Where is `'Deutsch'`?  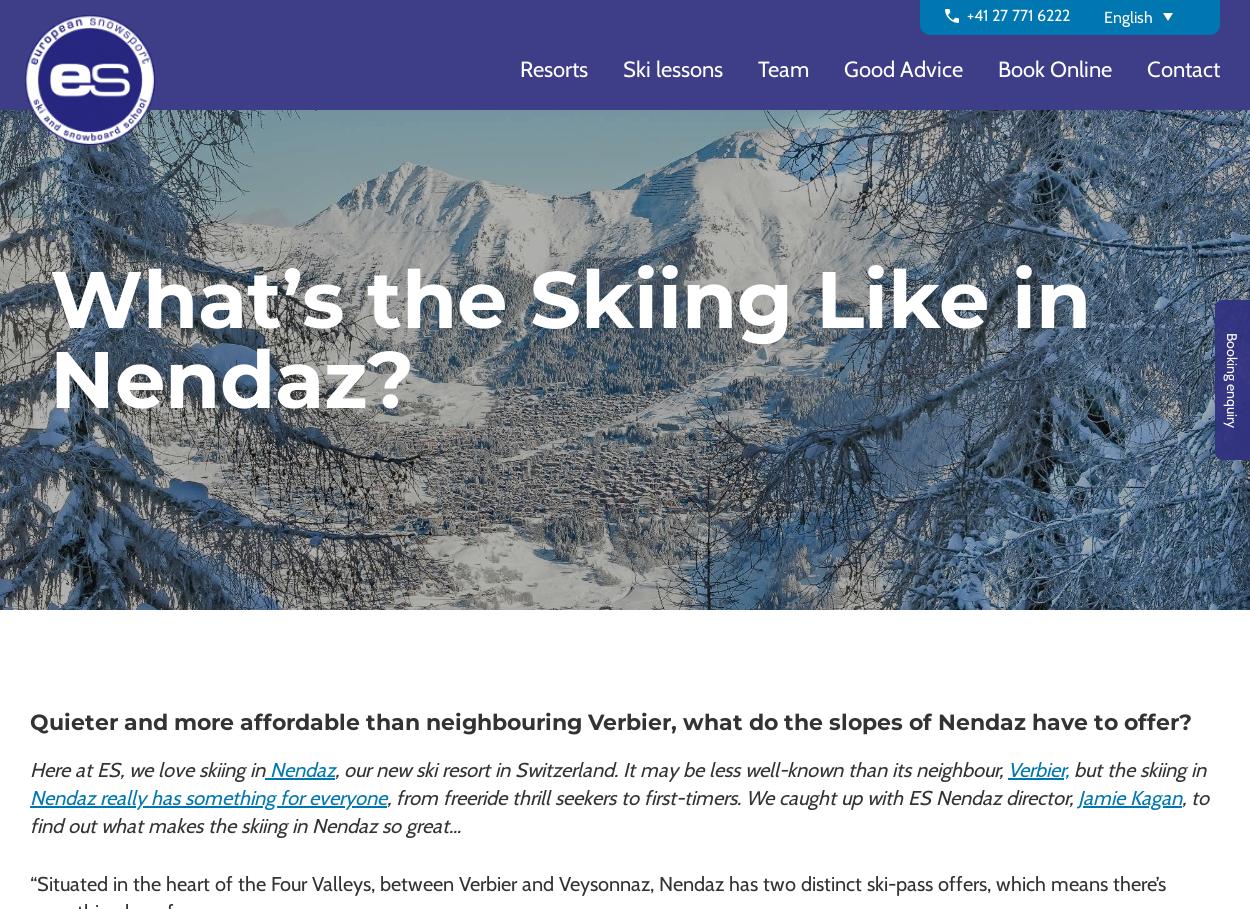 'Deutsch' is located at coordinates (1132, 79).